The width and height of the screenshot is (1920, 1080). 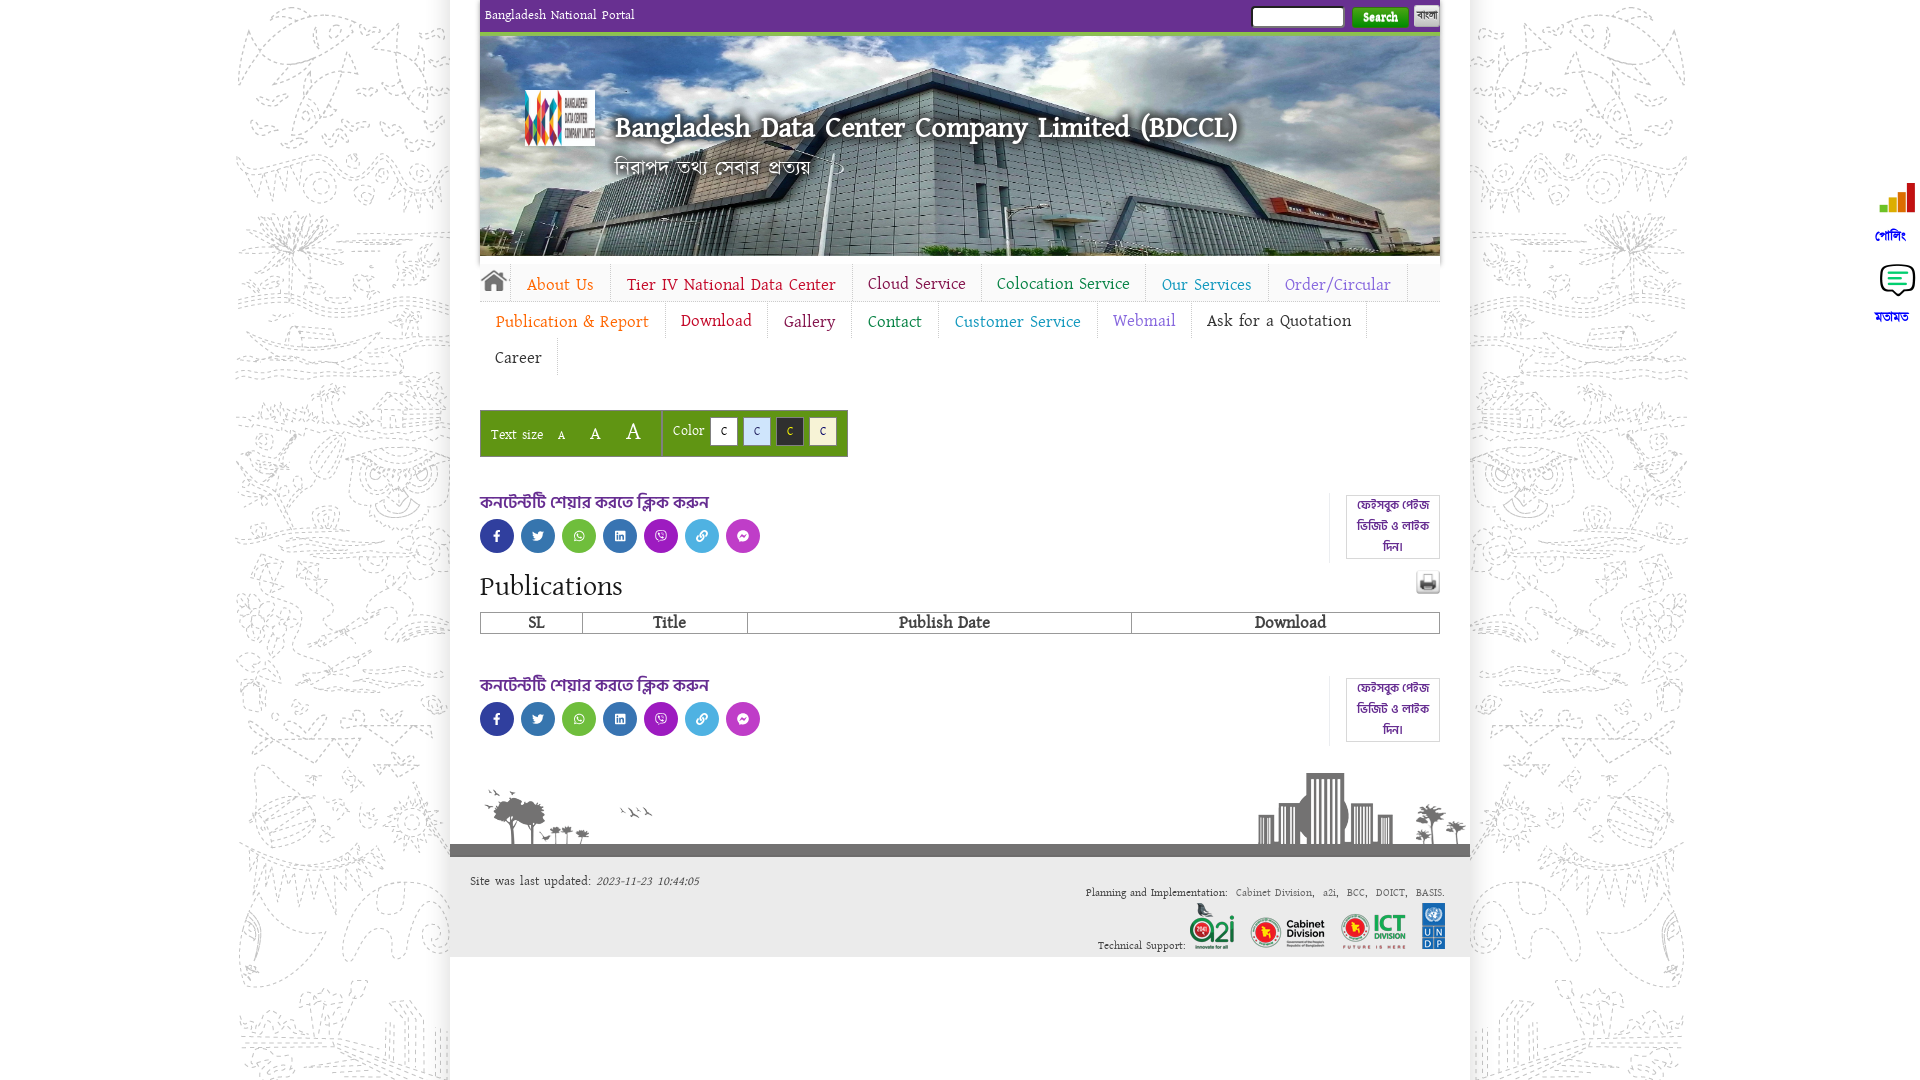 I want to click on 'Tier IV National Data Center', so click(x=730, y=285).